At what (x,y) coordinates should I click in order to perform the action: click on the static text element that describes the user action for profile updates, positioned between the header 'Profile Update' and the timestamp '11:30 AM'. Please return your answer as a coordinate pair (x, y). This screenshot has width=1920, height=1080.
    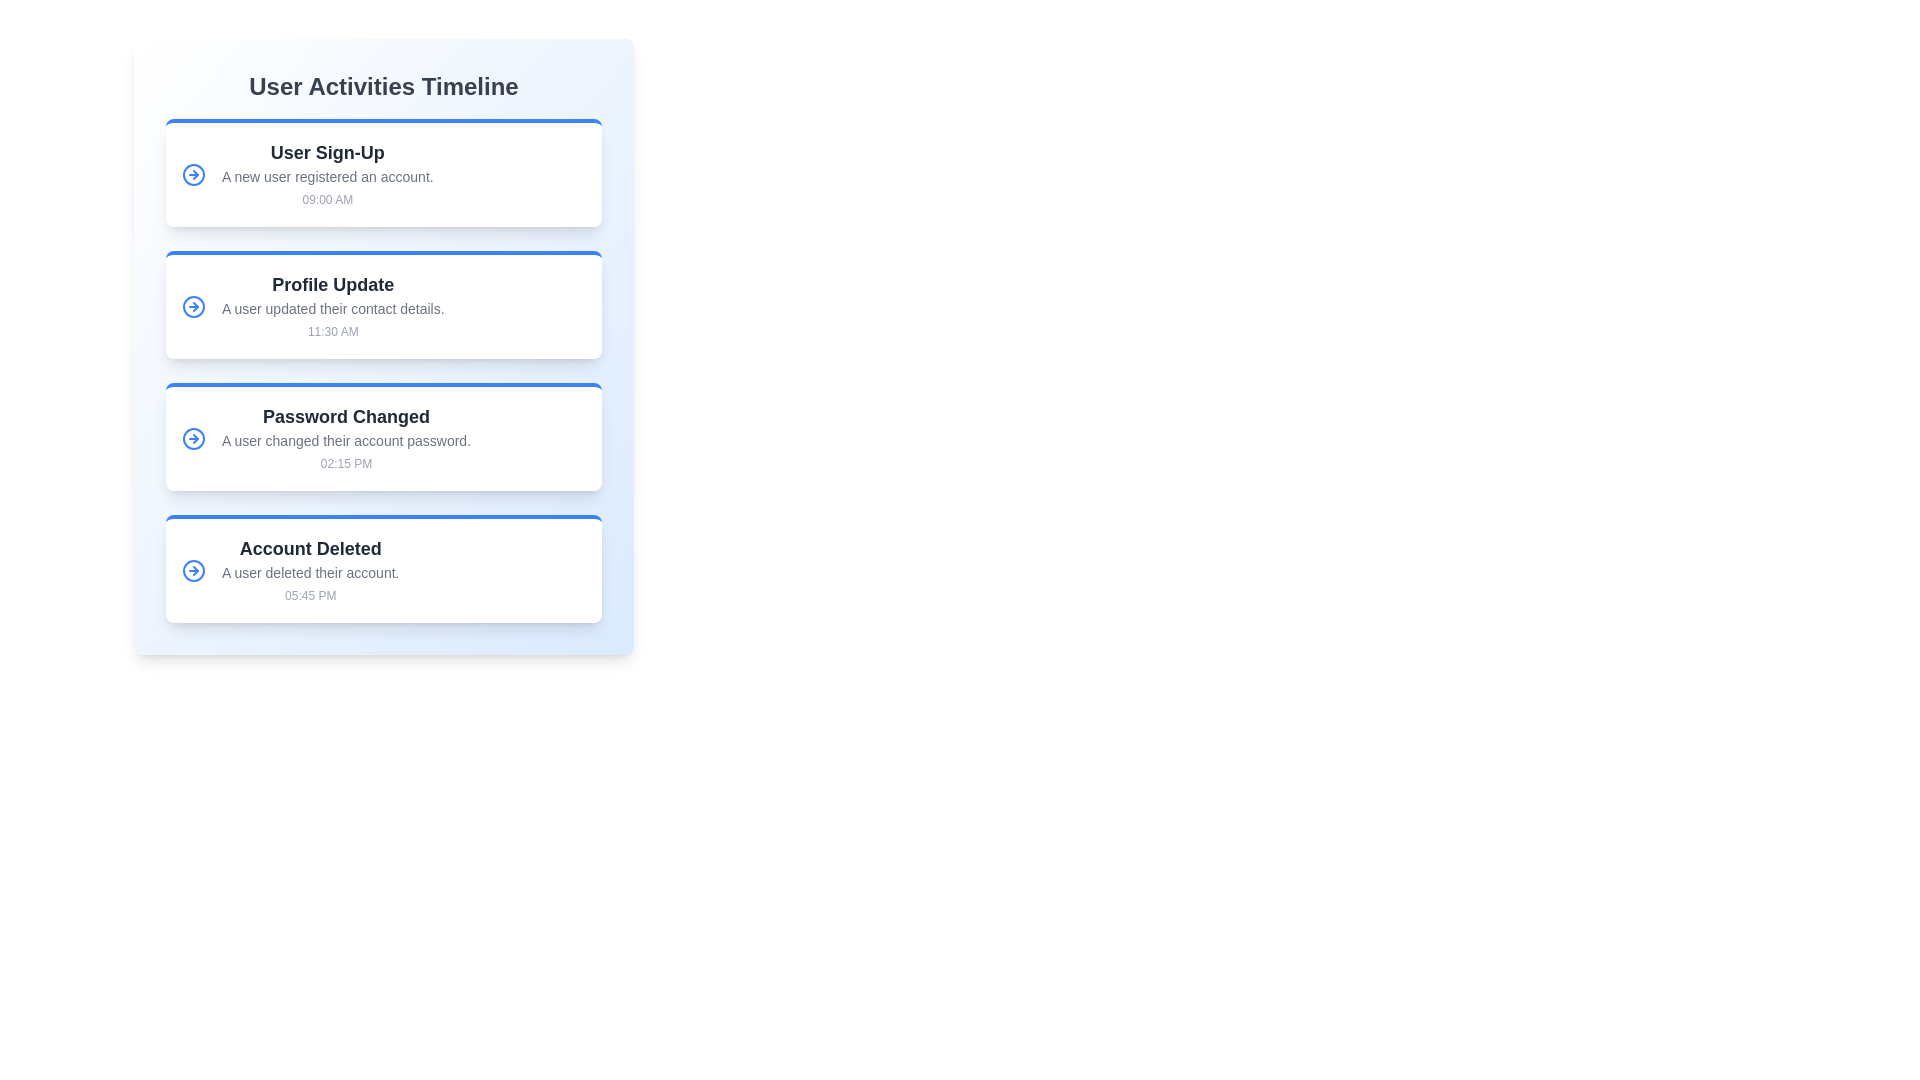
    Looking at the image, I should click on (333, 308).